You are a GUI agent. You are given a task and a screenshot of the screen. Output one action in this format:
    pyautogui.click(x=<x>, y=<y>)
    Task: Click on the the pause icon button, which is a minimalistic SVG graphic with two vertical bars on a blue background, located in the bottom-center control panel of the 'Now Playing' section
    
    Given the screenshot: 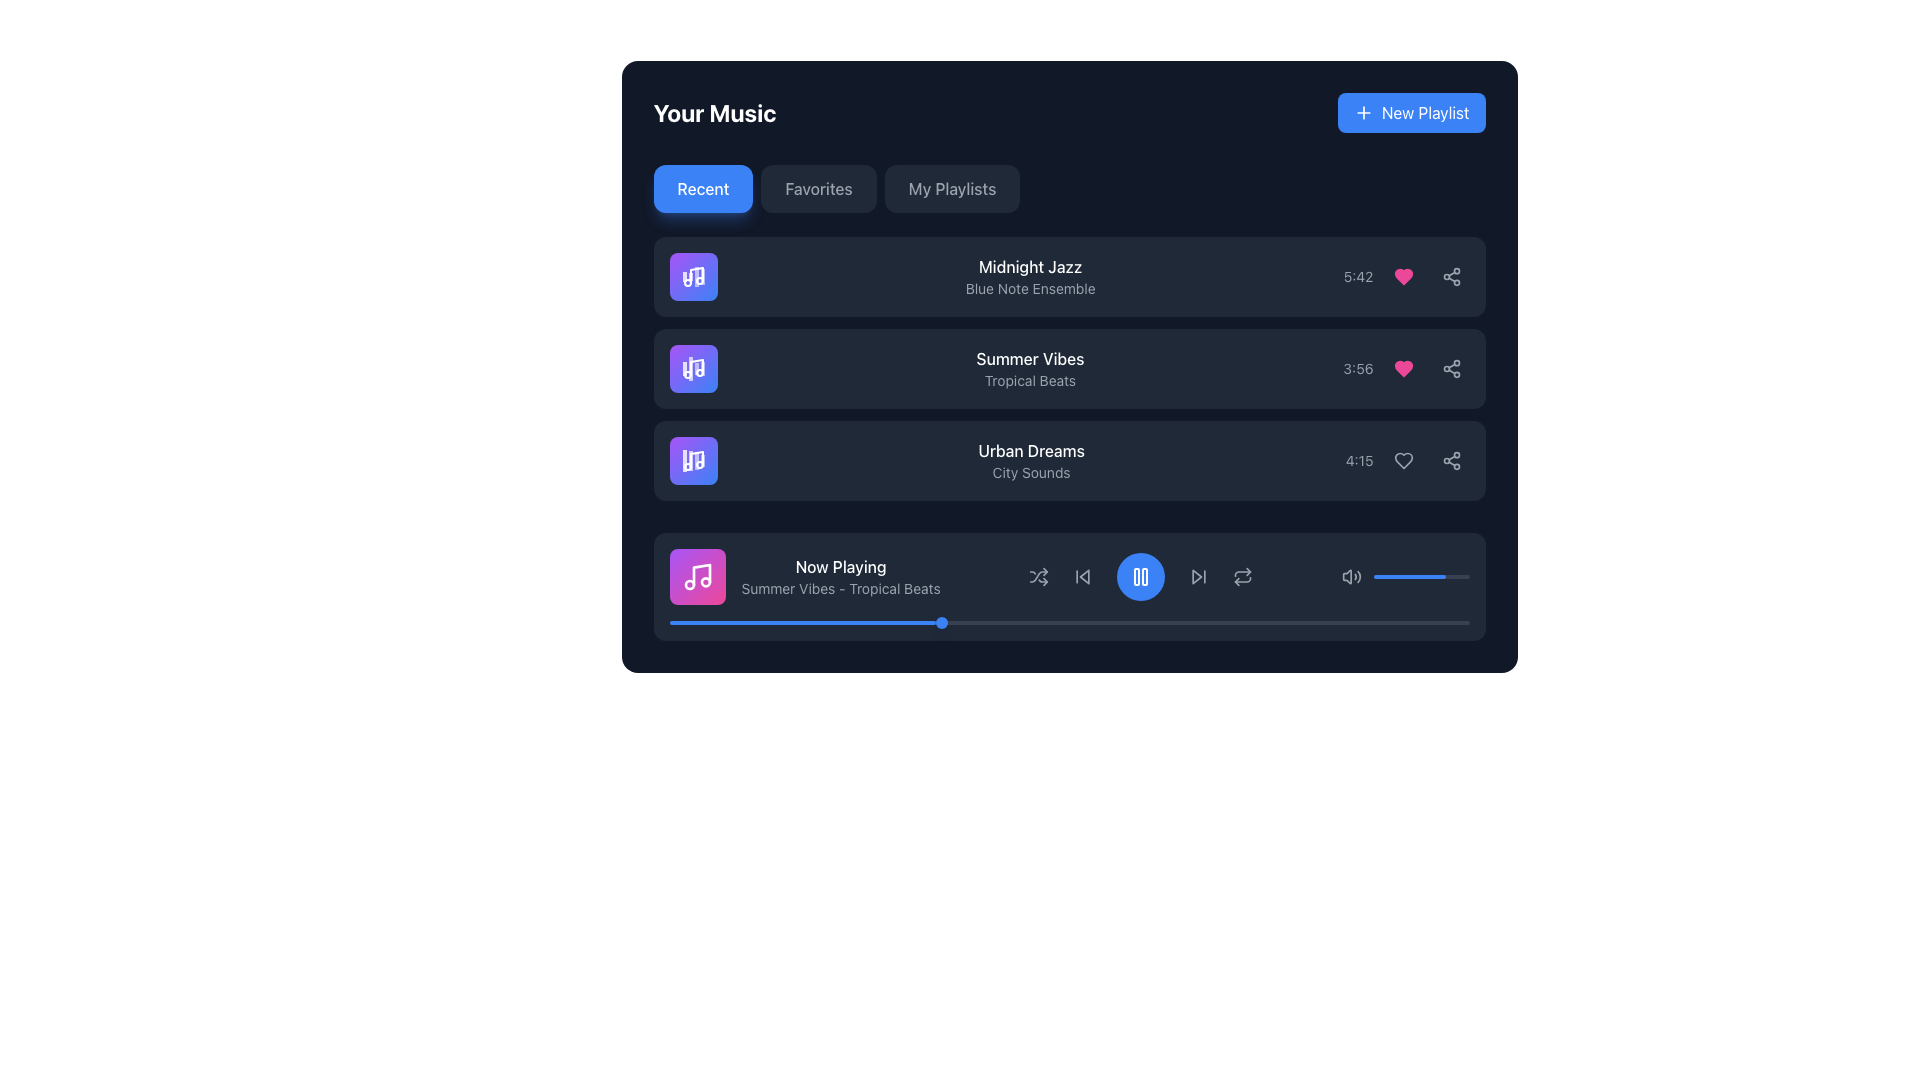 What is the action you would take?
    pyautogui.click(x=1141, y=577)
    